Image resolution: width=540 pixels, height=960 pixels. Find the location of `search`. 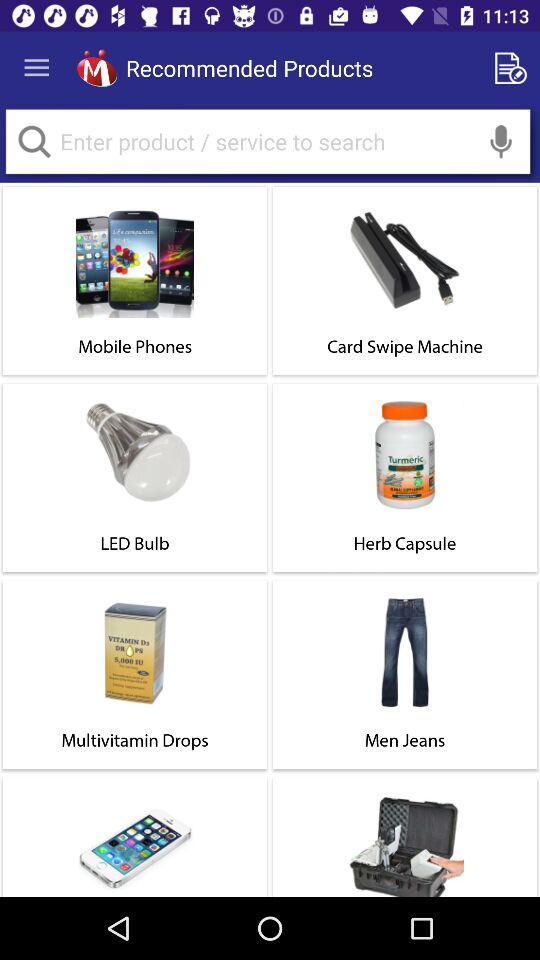

search is located at coordinates (267, 140).